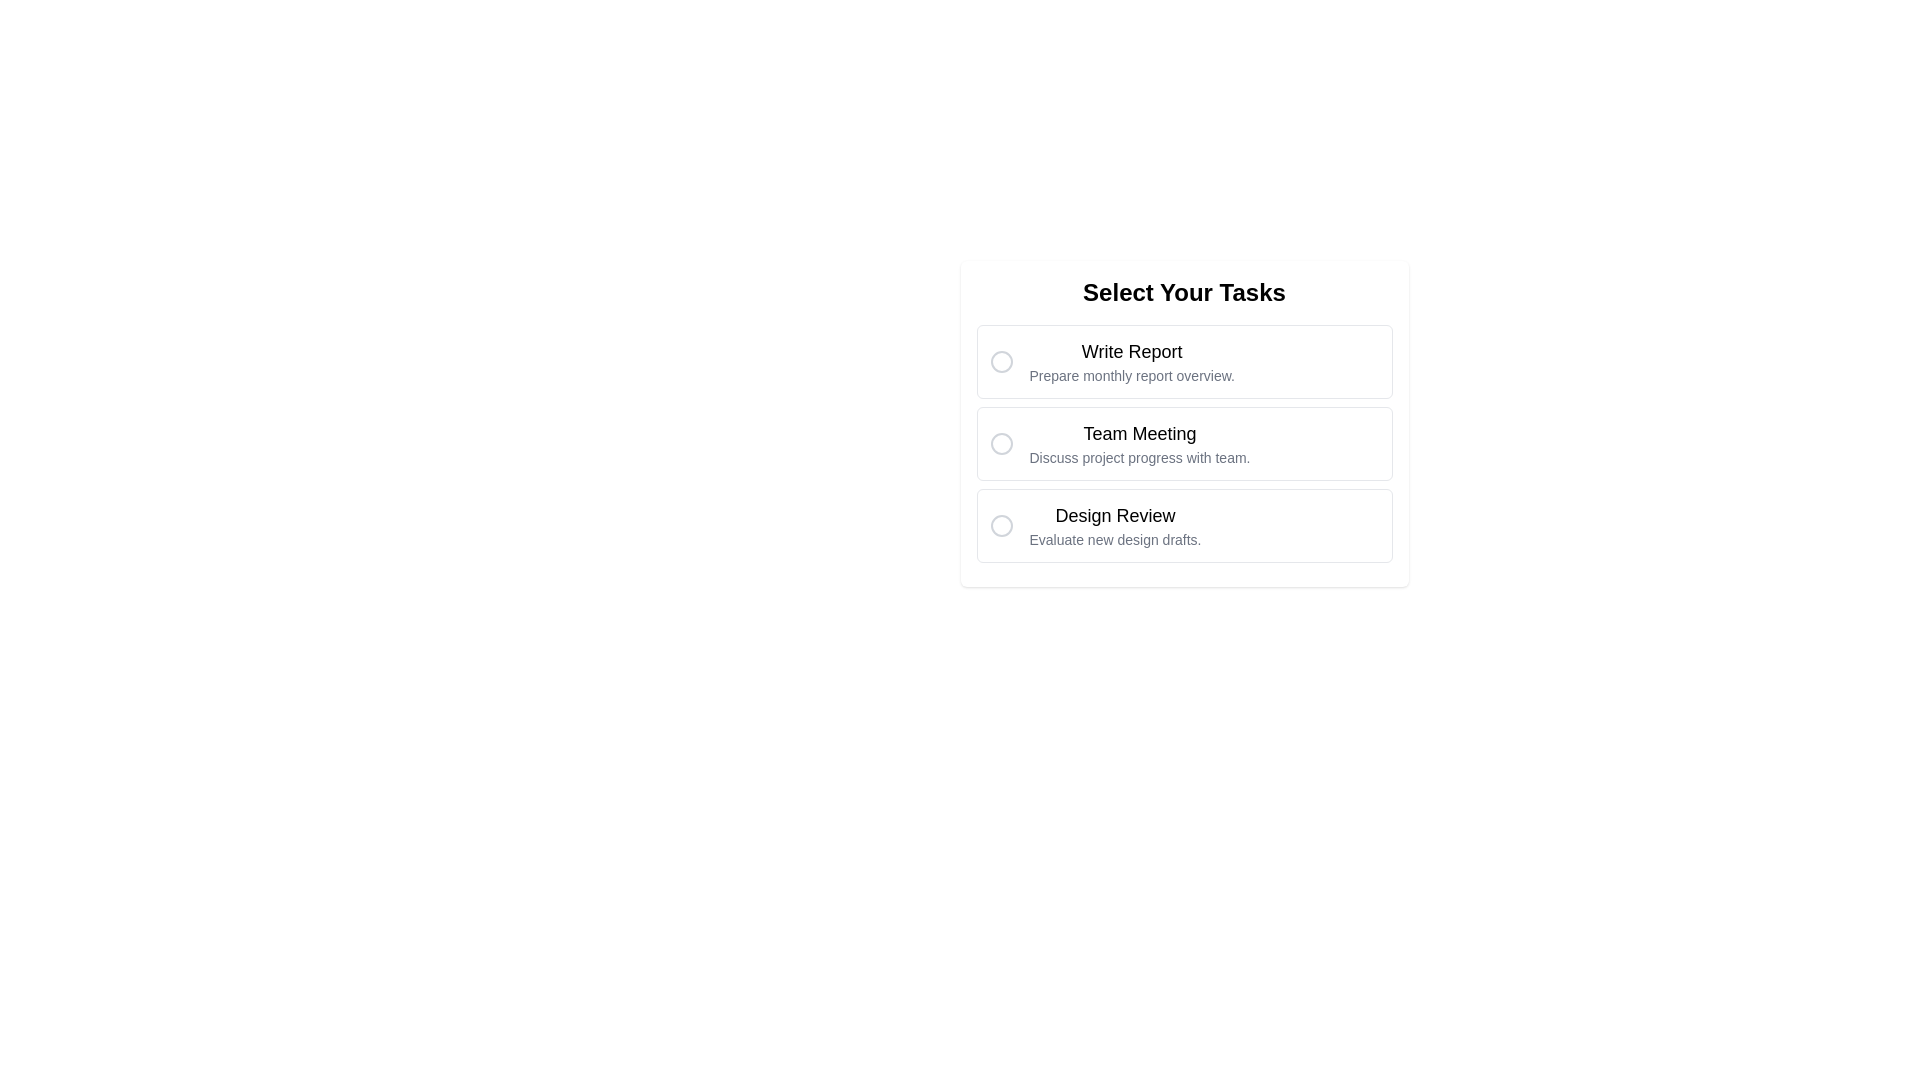 The height and width of the screenshot is (1080, 1920). I want to click on the 'Write Report' task selection tile, so click(1184, 362).